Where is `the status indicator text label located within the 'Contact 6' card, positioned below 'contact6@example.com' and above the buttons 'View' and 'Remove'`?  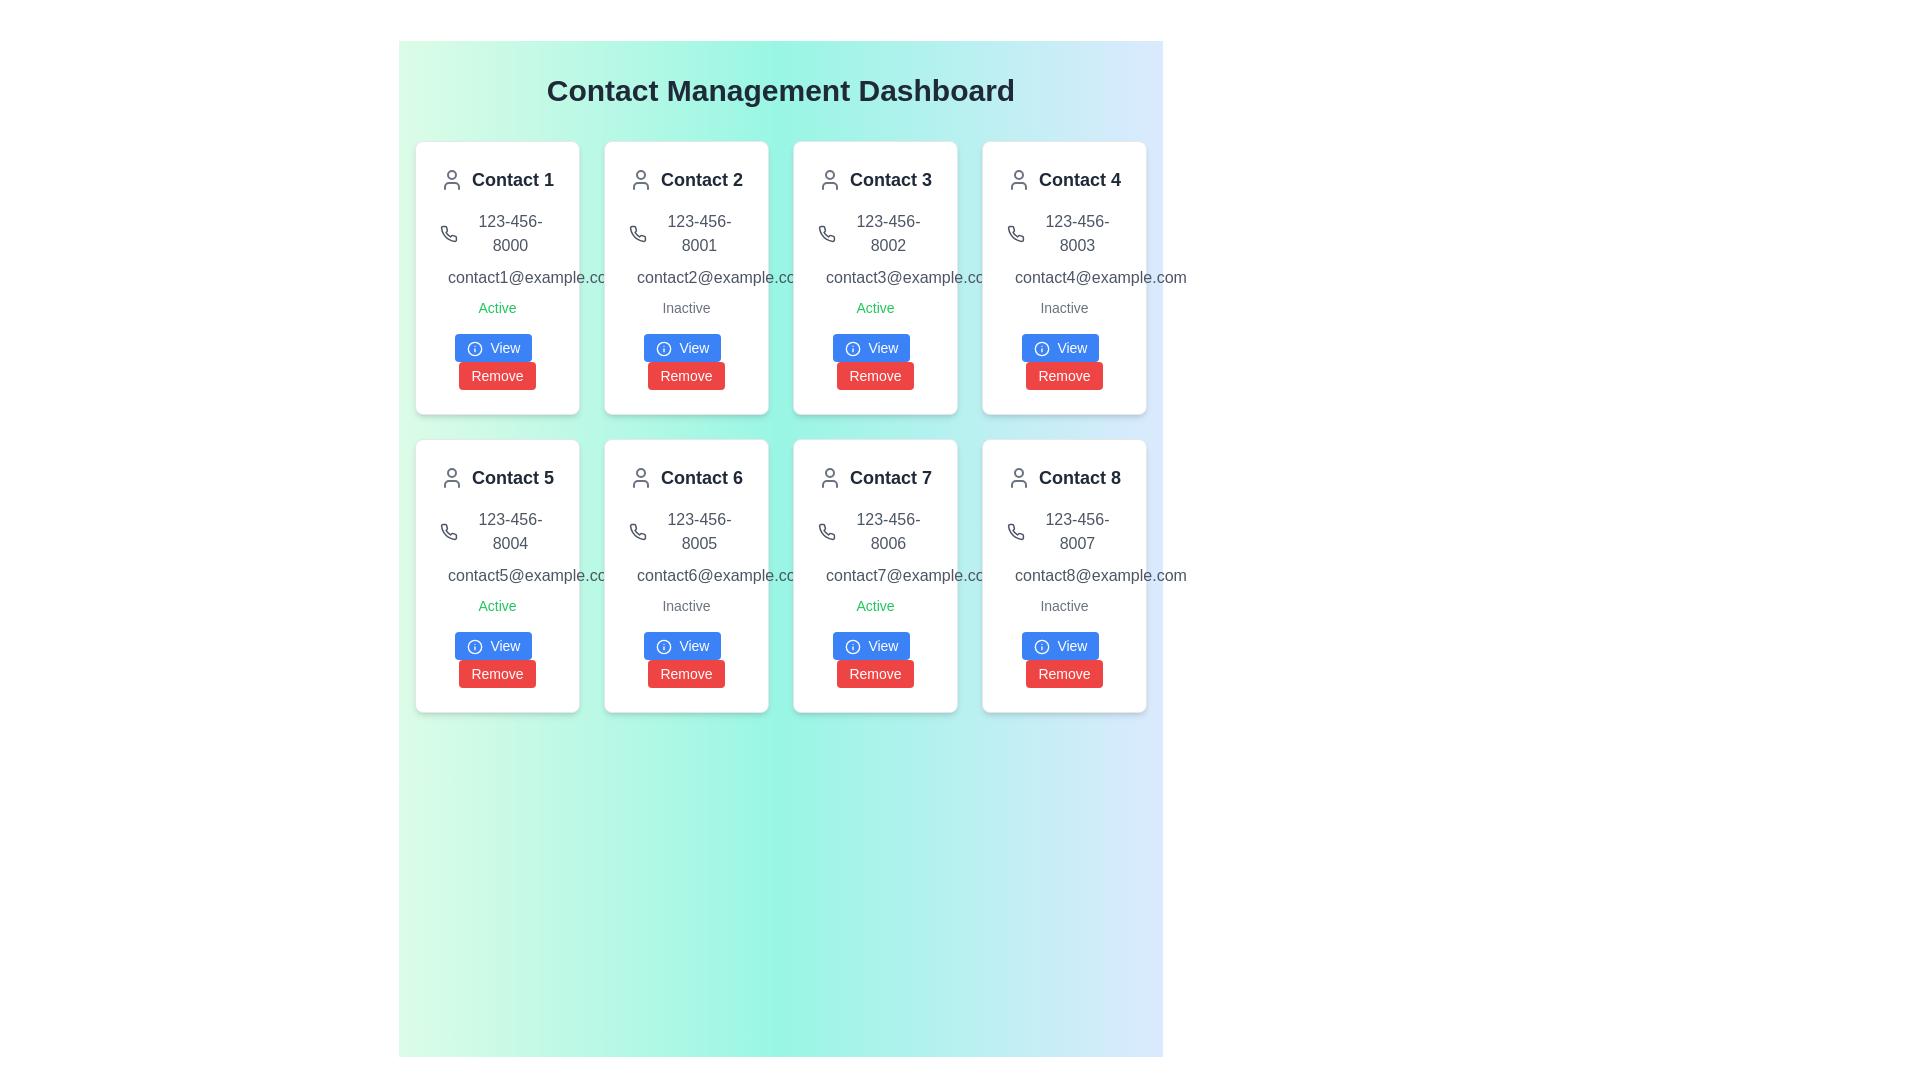
the status indicator text label located within the 'Contact 6' card, positioned below 'contact6@example.com' and above the buttons 'View' and 'Remove' is located at coordinates (686, 604).